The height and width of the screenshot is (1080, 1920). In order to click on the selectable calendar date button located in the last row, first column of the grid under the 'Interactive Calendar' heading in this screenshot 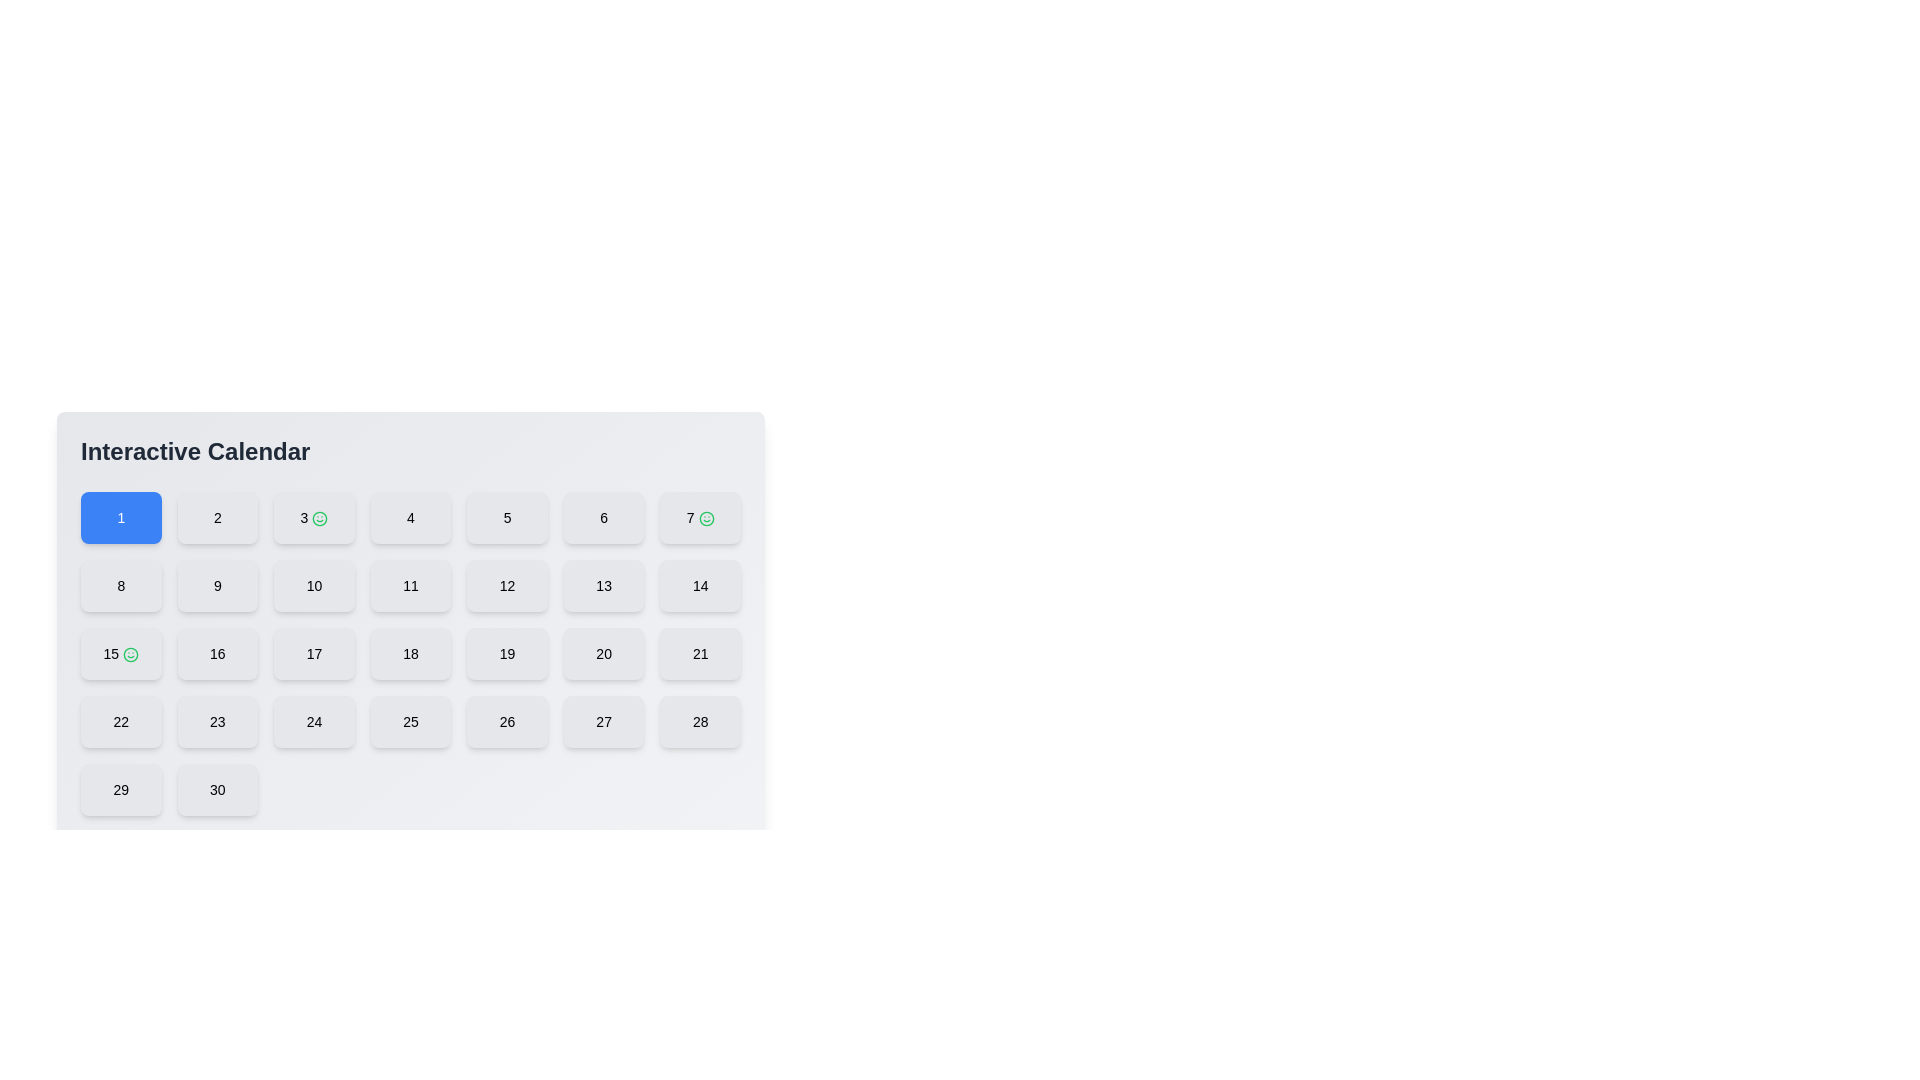, I will do `click(119, 789)`.